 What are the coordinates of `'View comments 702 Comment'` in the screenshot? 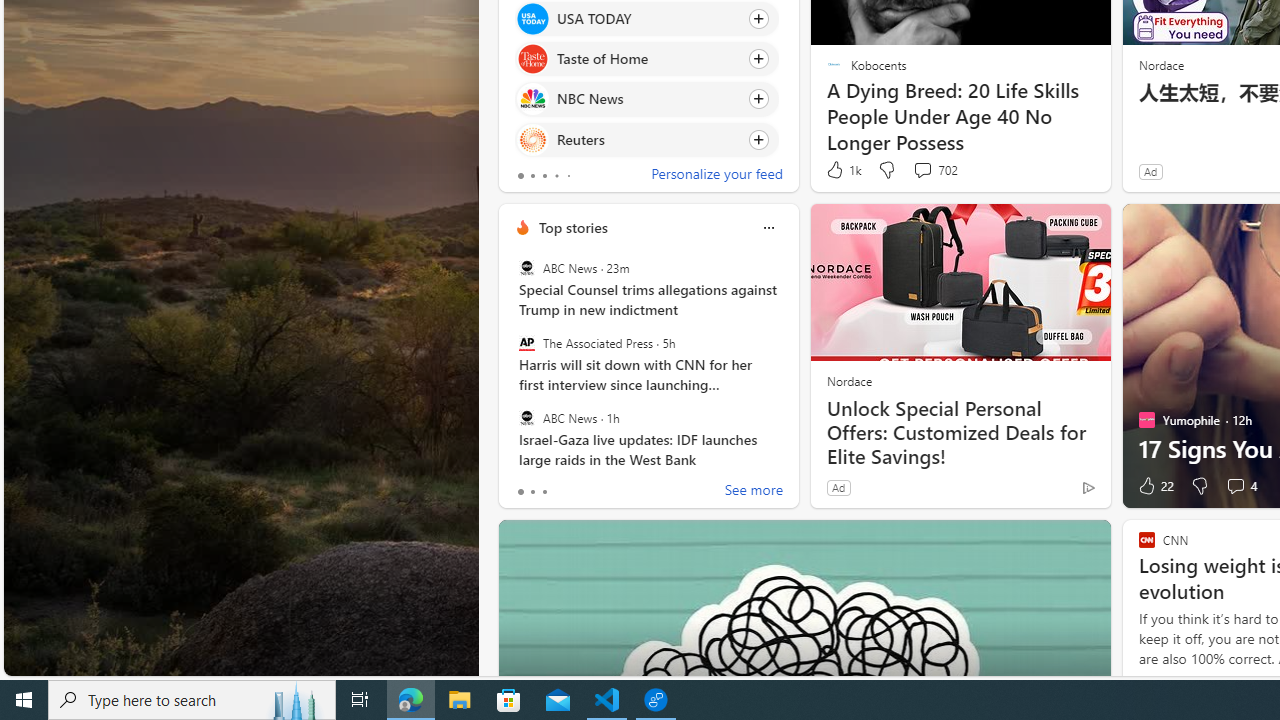 It's located at (934, 169).